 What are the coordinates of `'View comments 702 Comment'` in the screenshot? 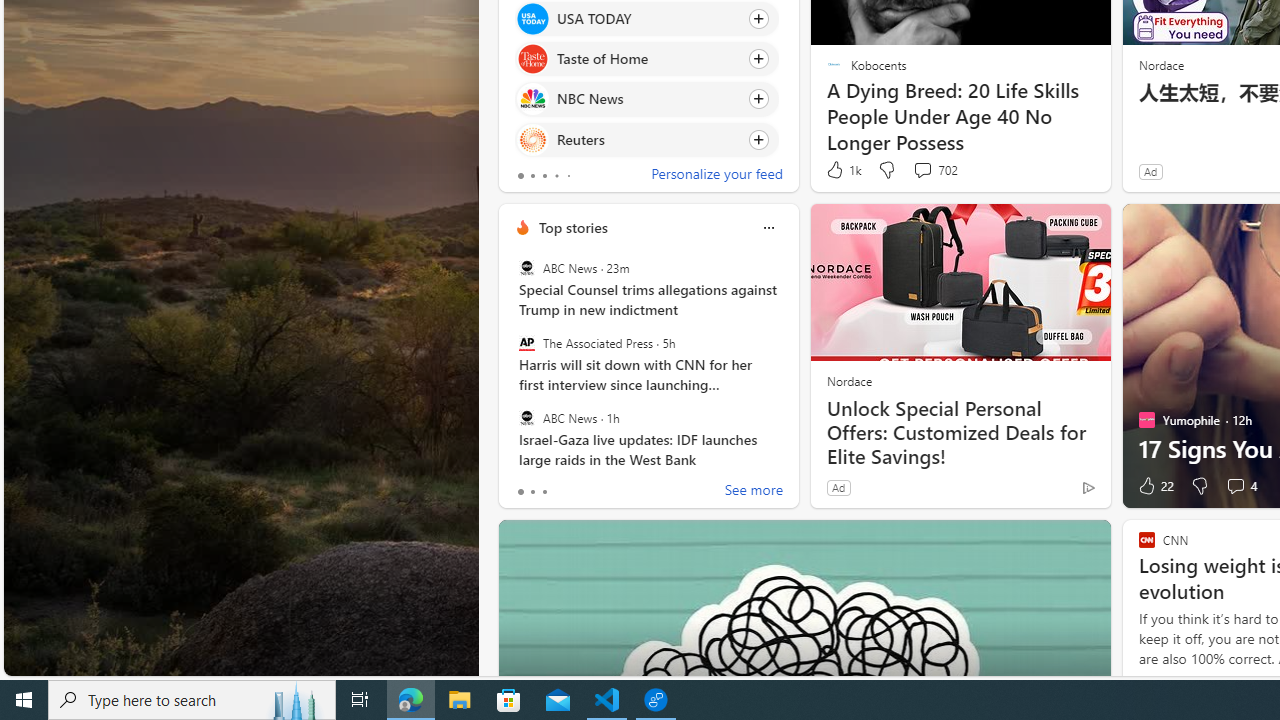 It's located at (934, 169).